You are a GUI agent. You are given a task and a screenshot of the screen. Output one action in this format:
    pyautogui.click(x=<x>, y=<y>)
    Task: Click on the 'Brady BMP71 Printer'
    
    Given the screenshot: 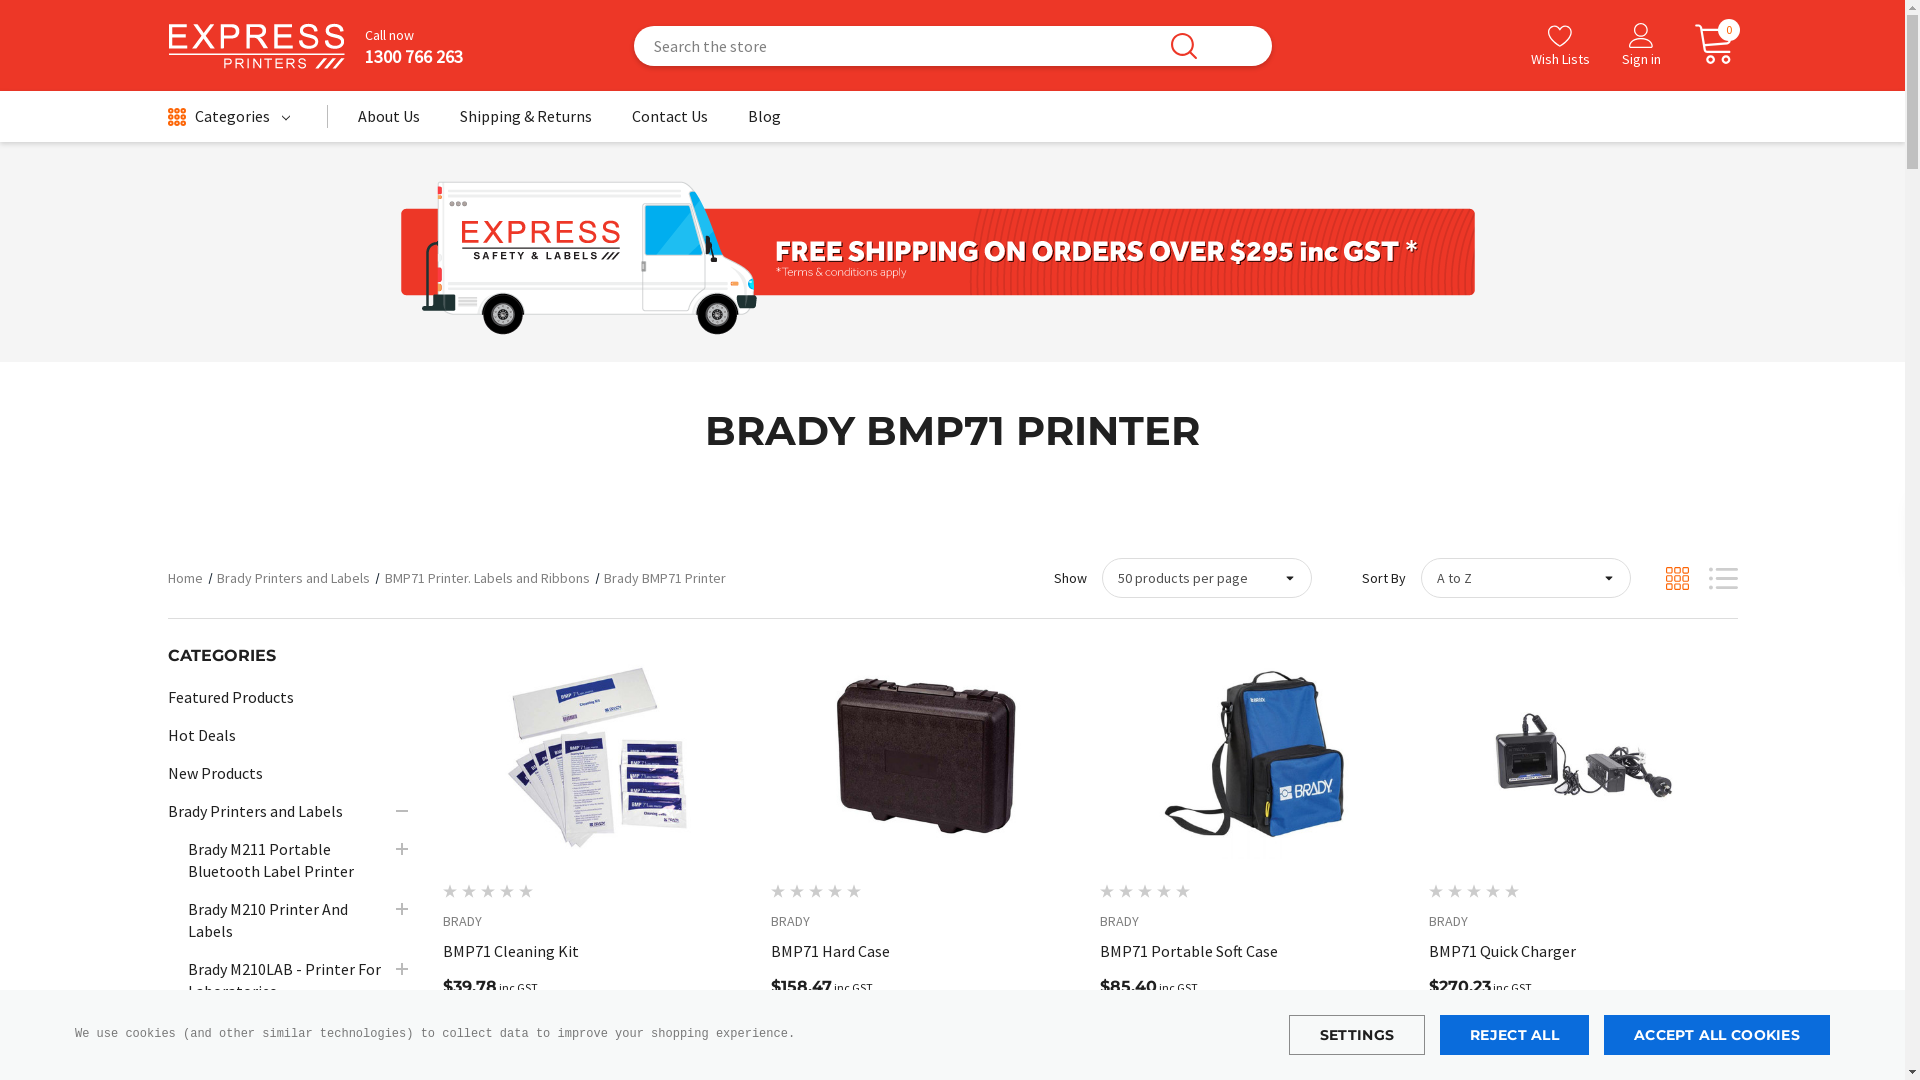 What is the action you would take?
    pyautogui.click(x=665, y=578)
    